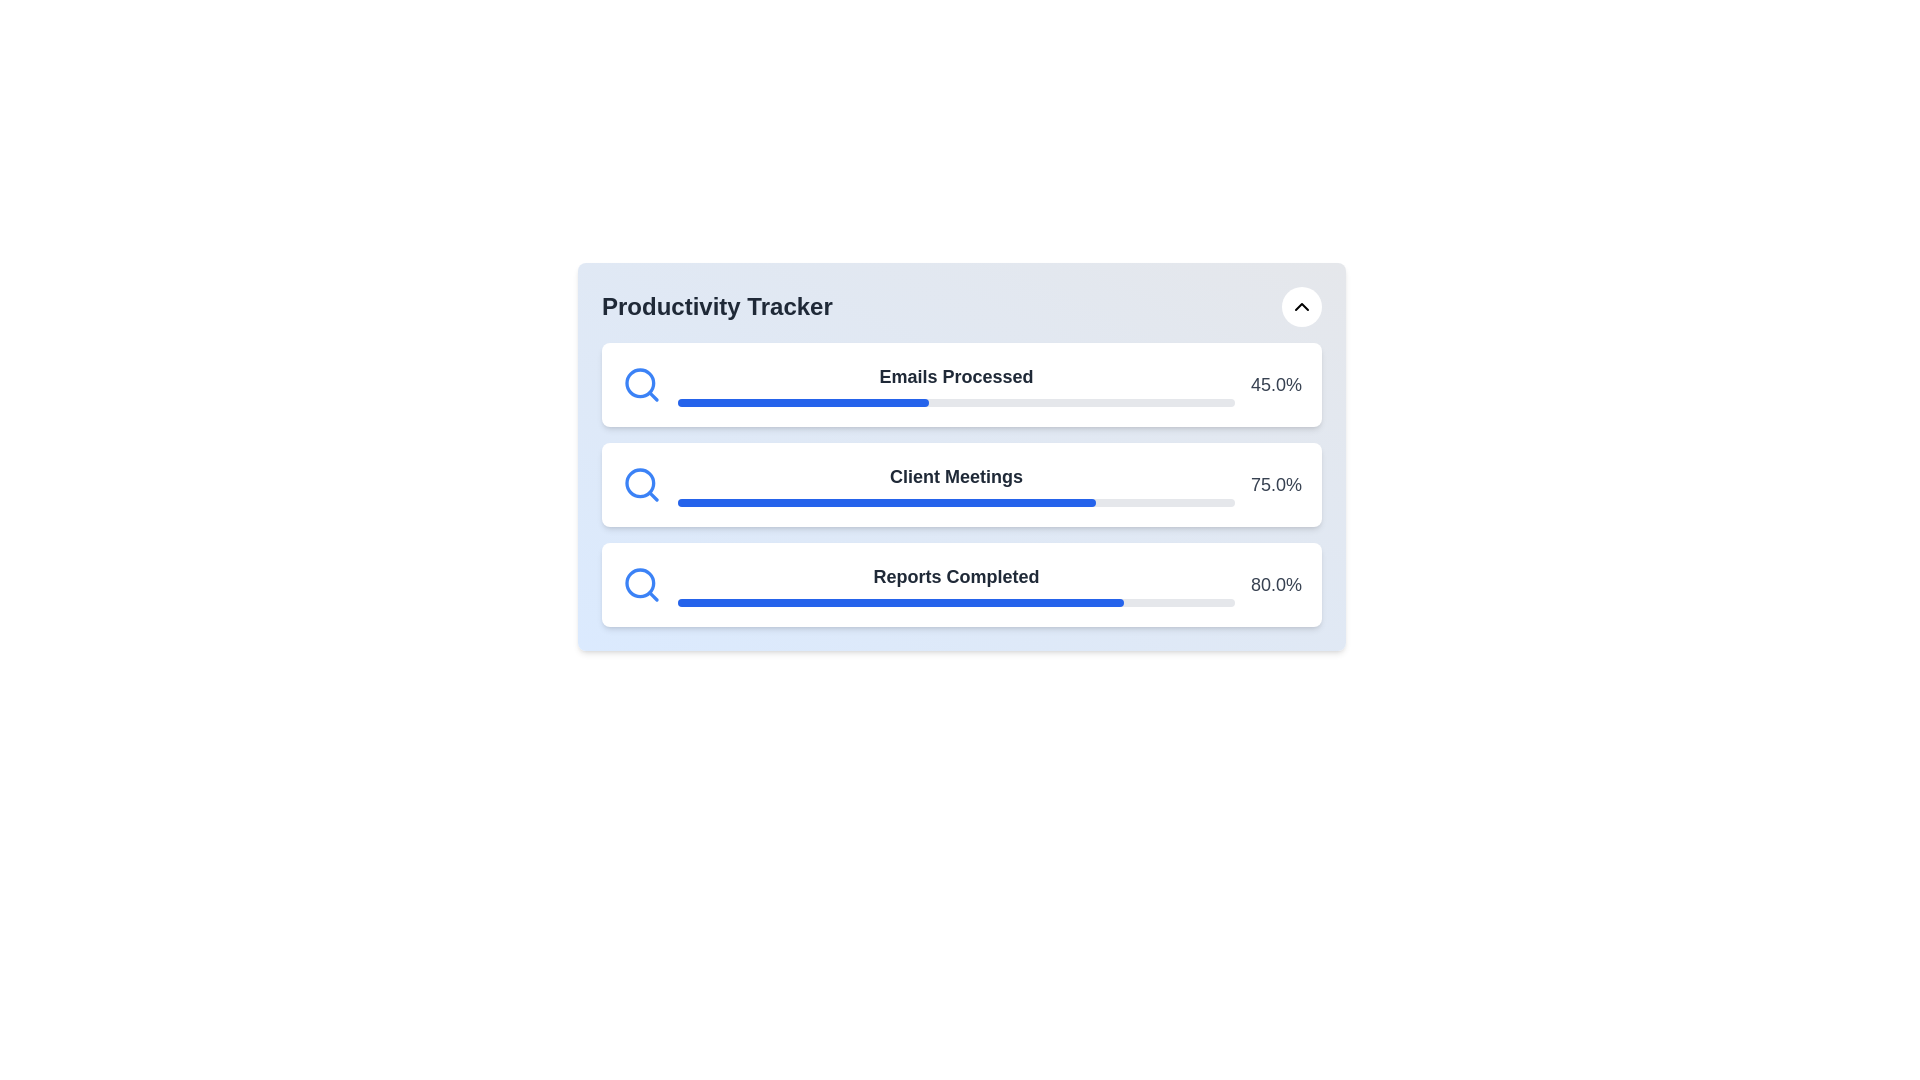  What do you see at coordinates (955, 577) in the screenshot?
I see `the text label that indicates the subject or context of the progress bar, located in the upper-center part of its card, in the third section from the top of a vertically stacked list of progress cards` at bounding box center [955, 577].